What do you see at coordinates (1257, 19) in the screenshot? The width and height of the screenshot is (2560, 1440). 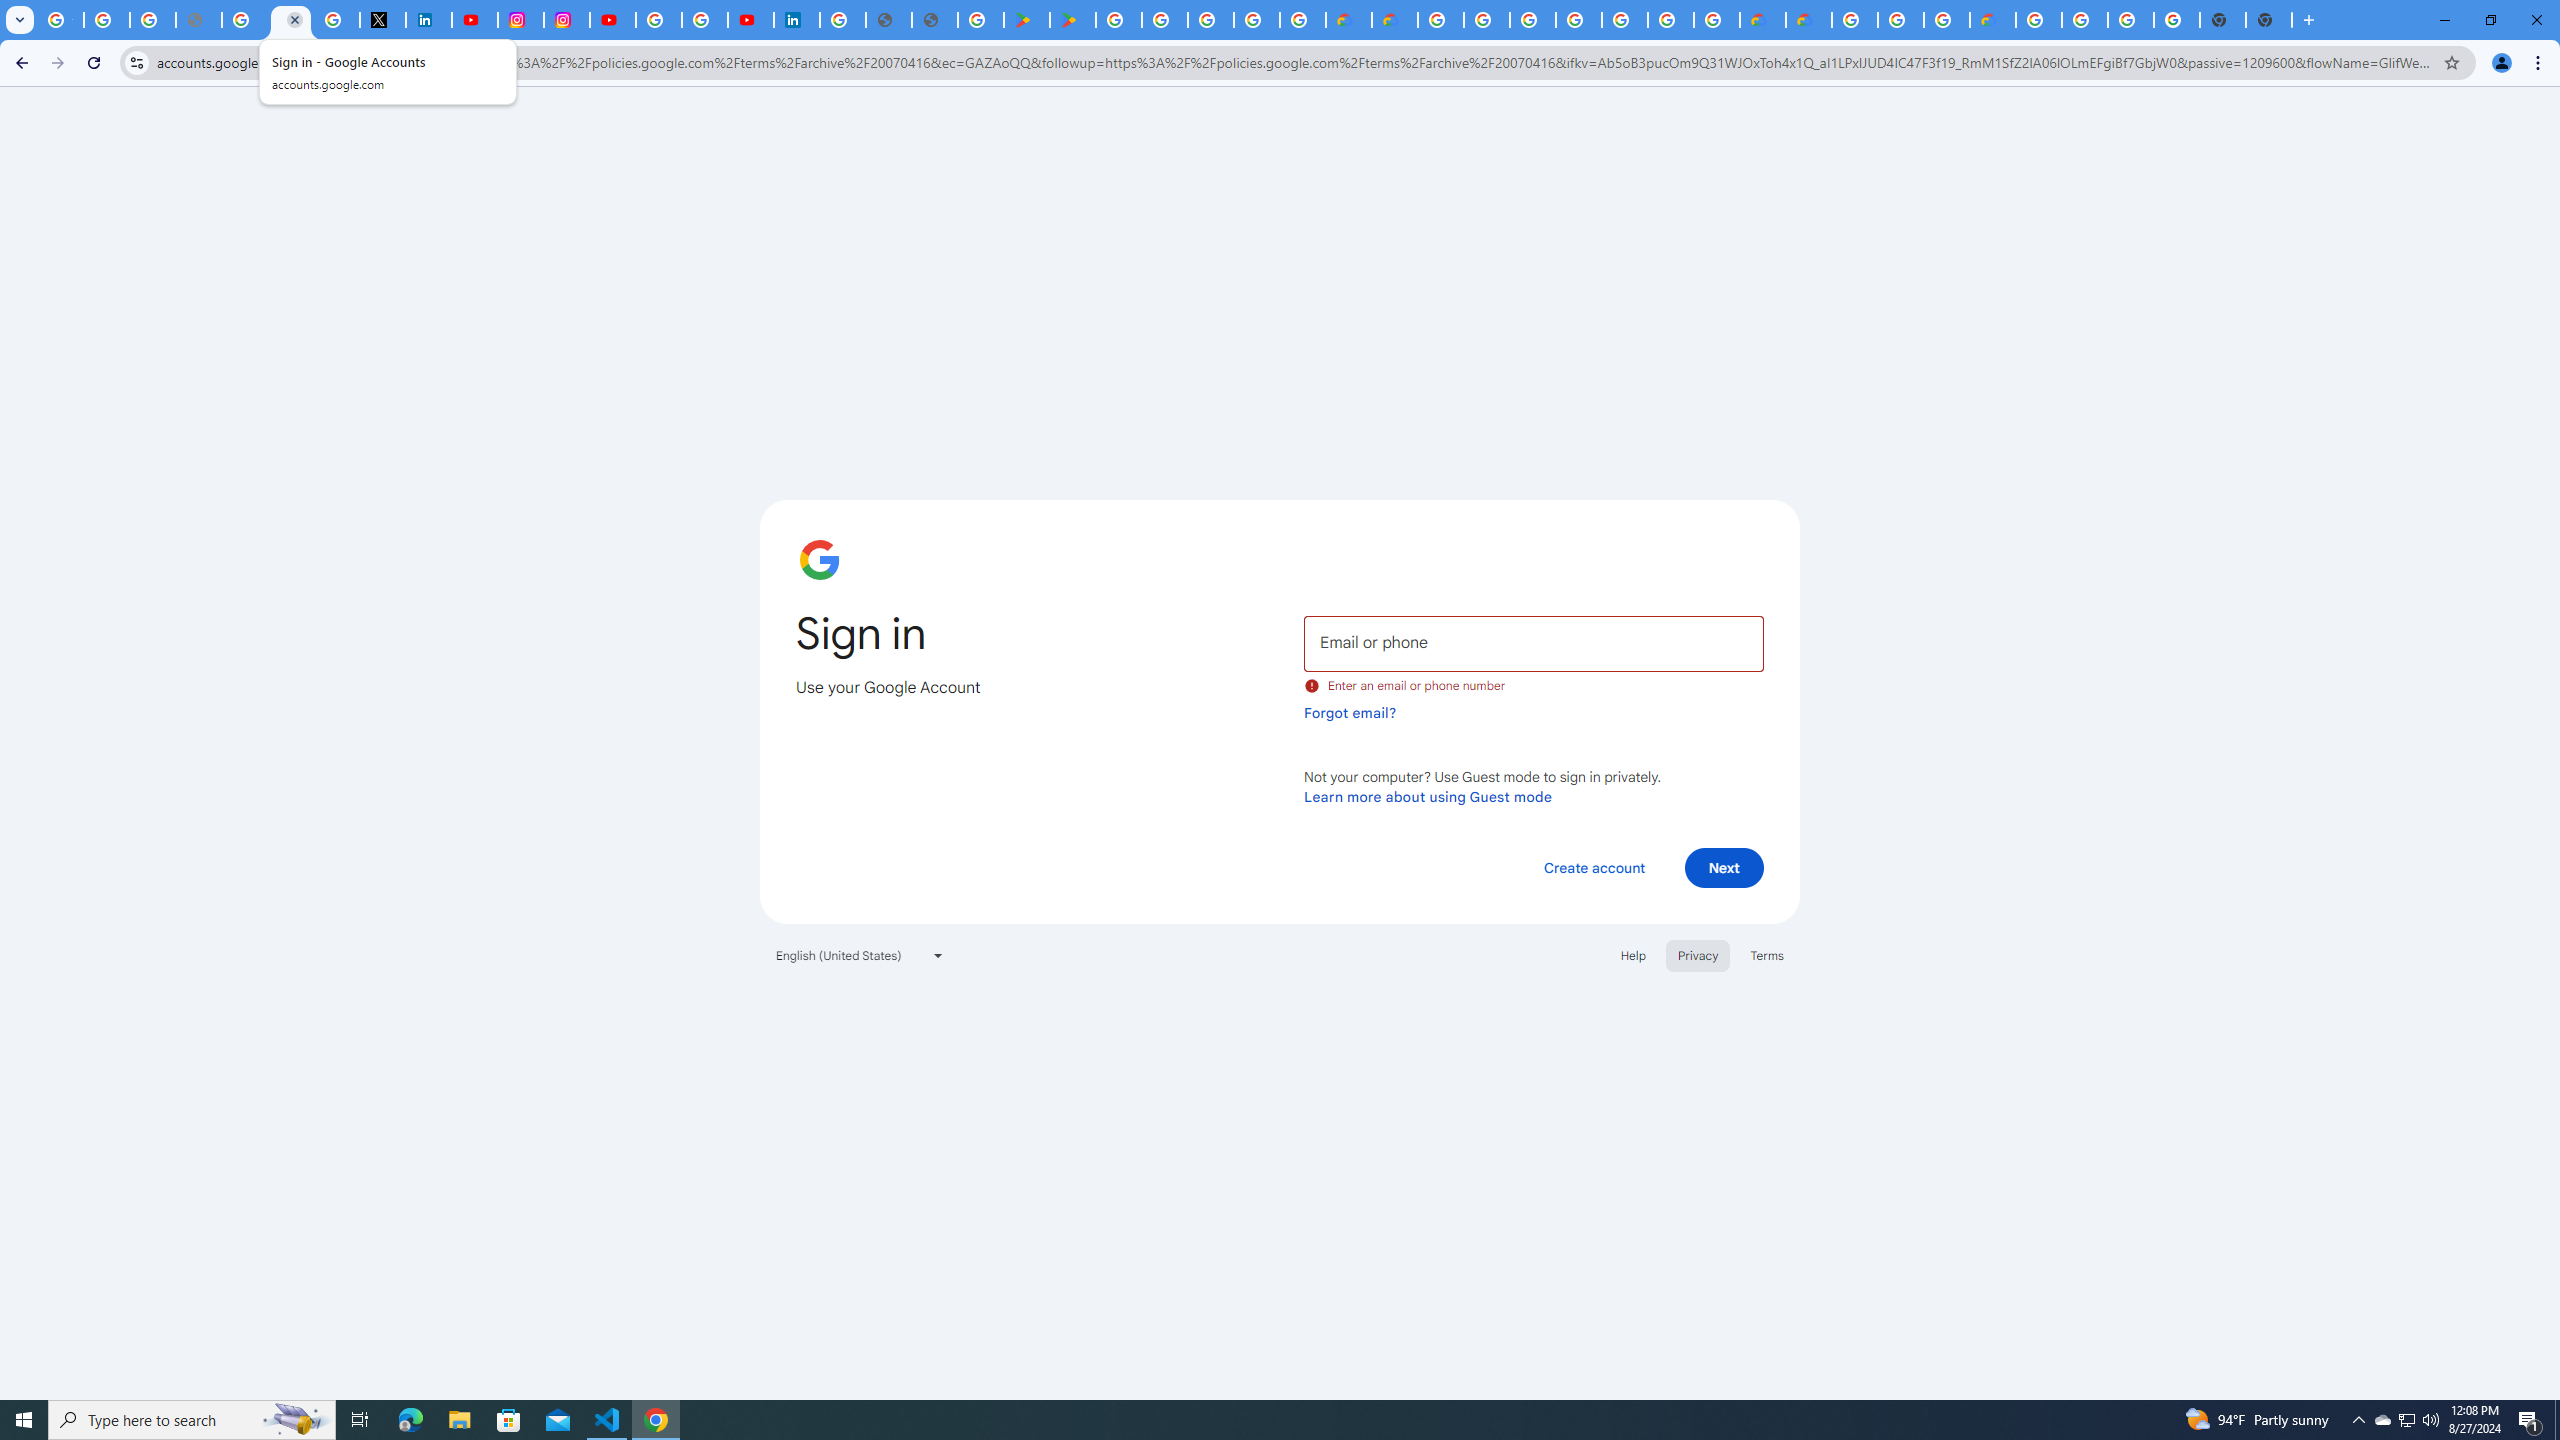 I see `'Google Workspace - Specific Terms'` at bounding box center [1257, 19].